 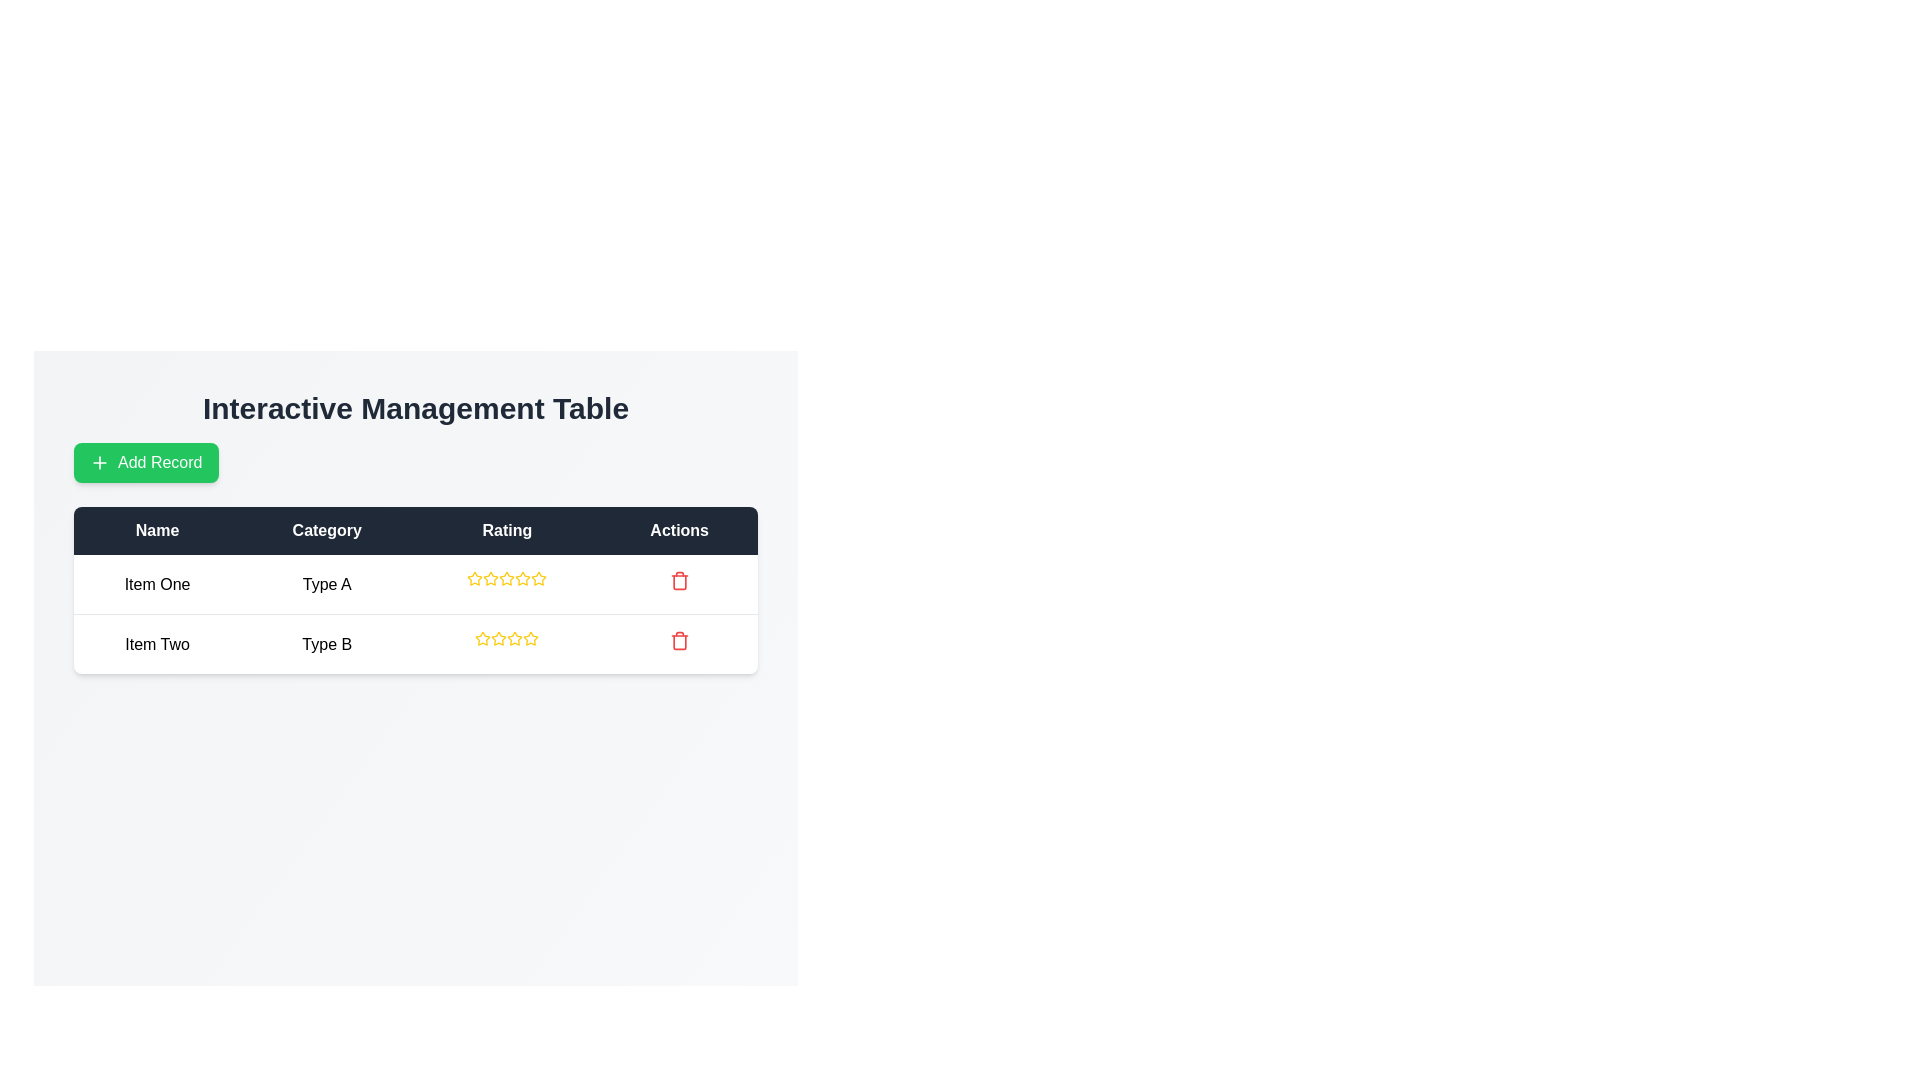 I want to click on the third star in the star rating component for 'Item Two' under the 'Rating' column, so click(x=499, y=639).